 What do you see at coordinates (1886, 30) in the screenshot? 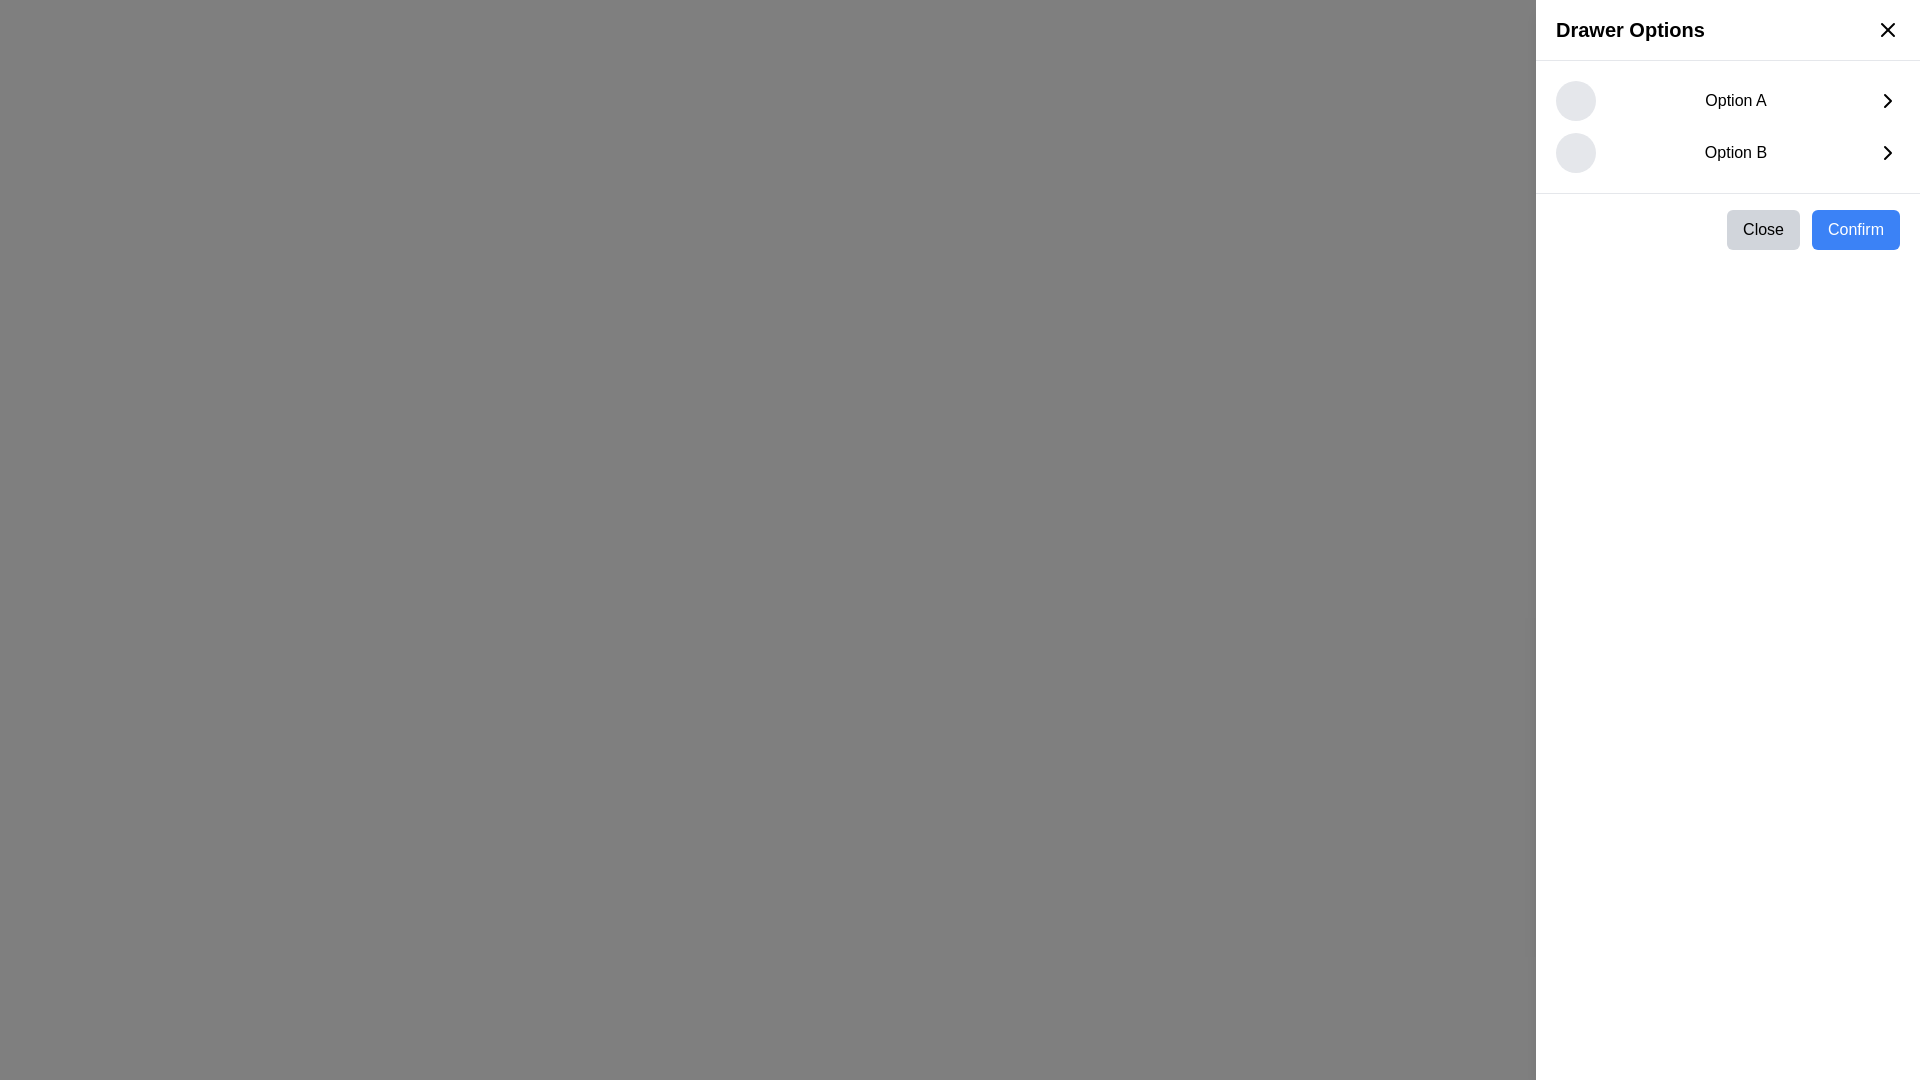
I see `the close button located at the top-right corner of the Drawer Options header` at bounding box center [1886, 30].